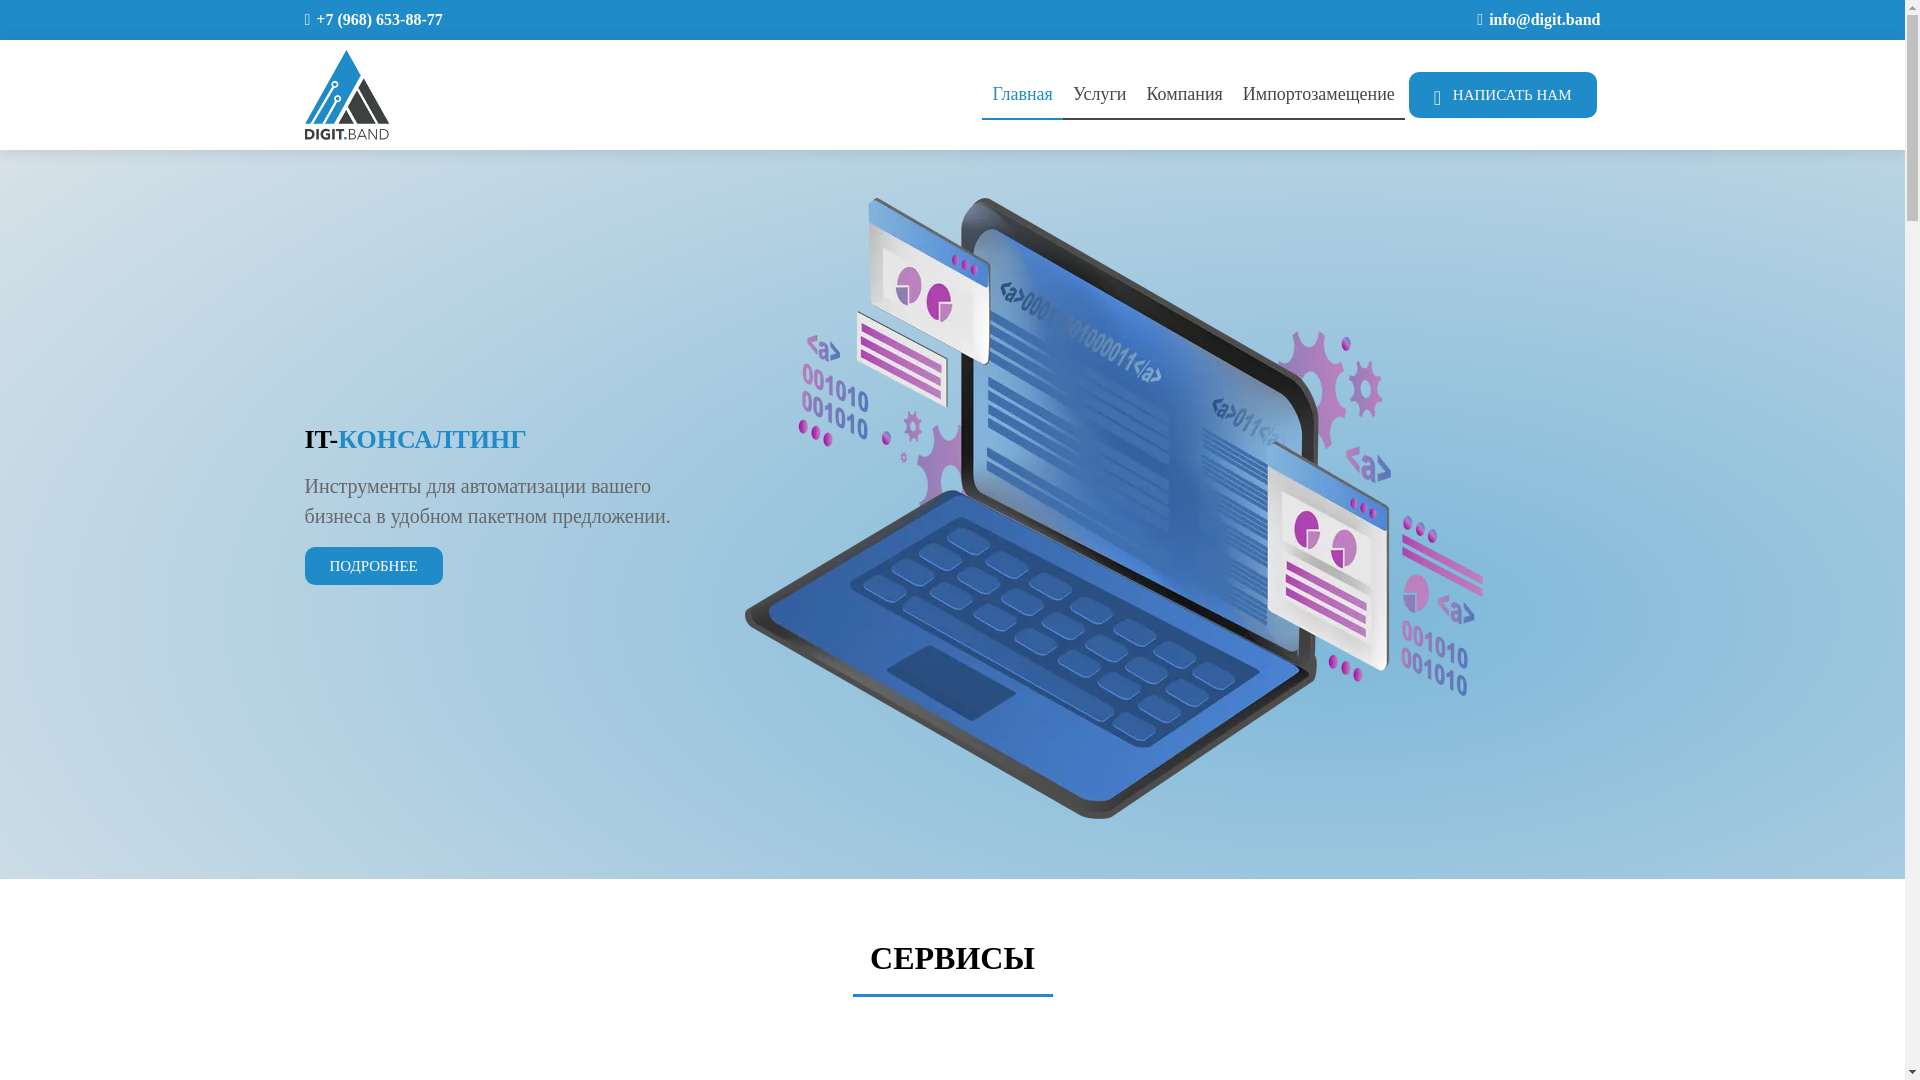 Image resolution: width=1920 pixels, height=1080 pixels. What do you see at coordinates (1543, 19) in the screenshot?
I see `'info@digit.band'` at bounding box center [1543, 19].